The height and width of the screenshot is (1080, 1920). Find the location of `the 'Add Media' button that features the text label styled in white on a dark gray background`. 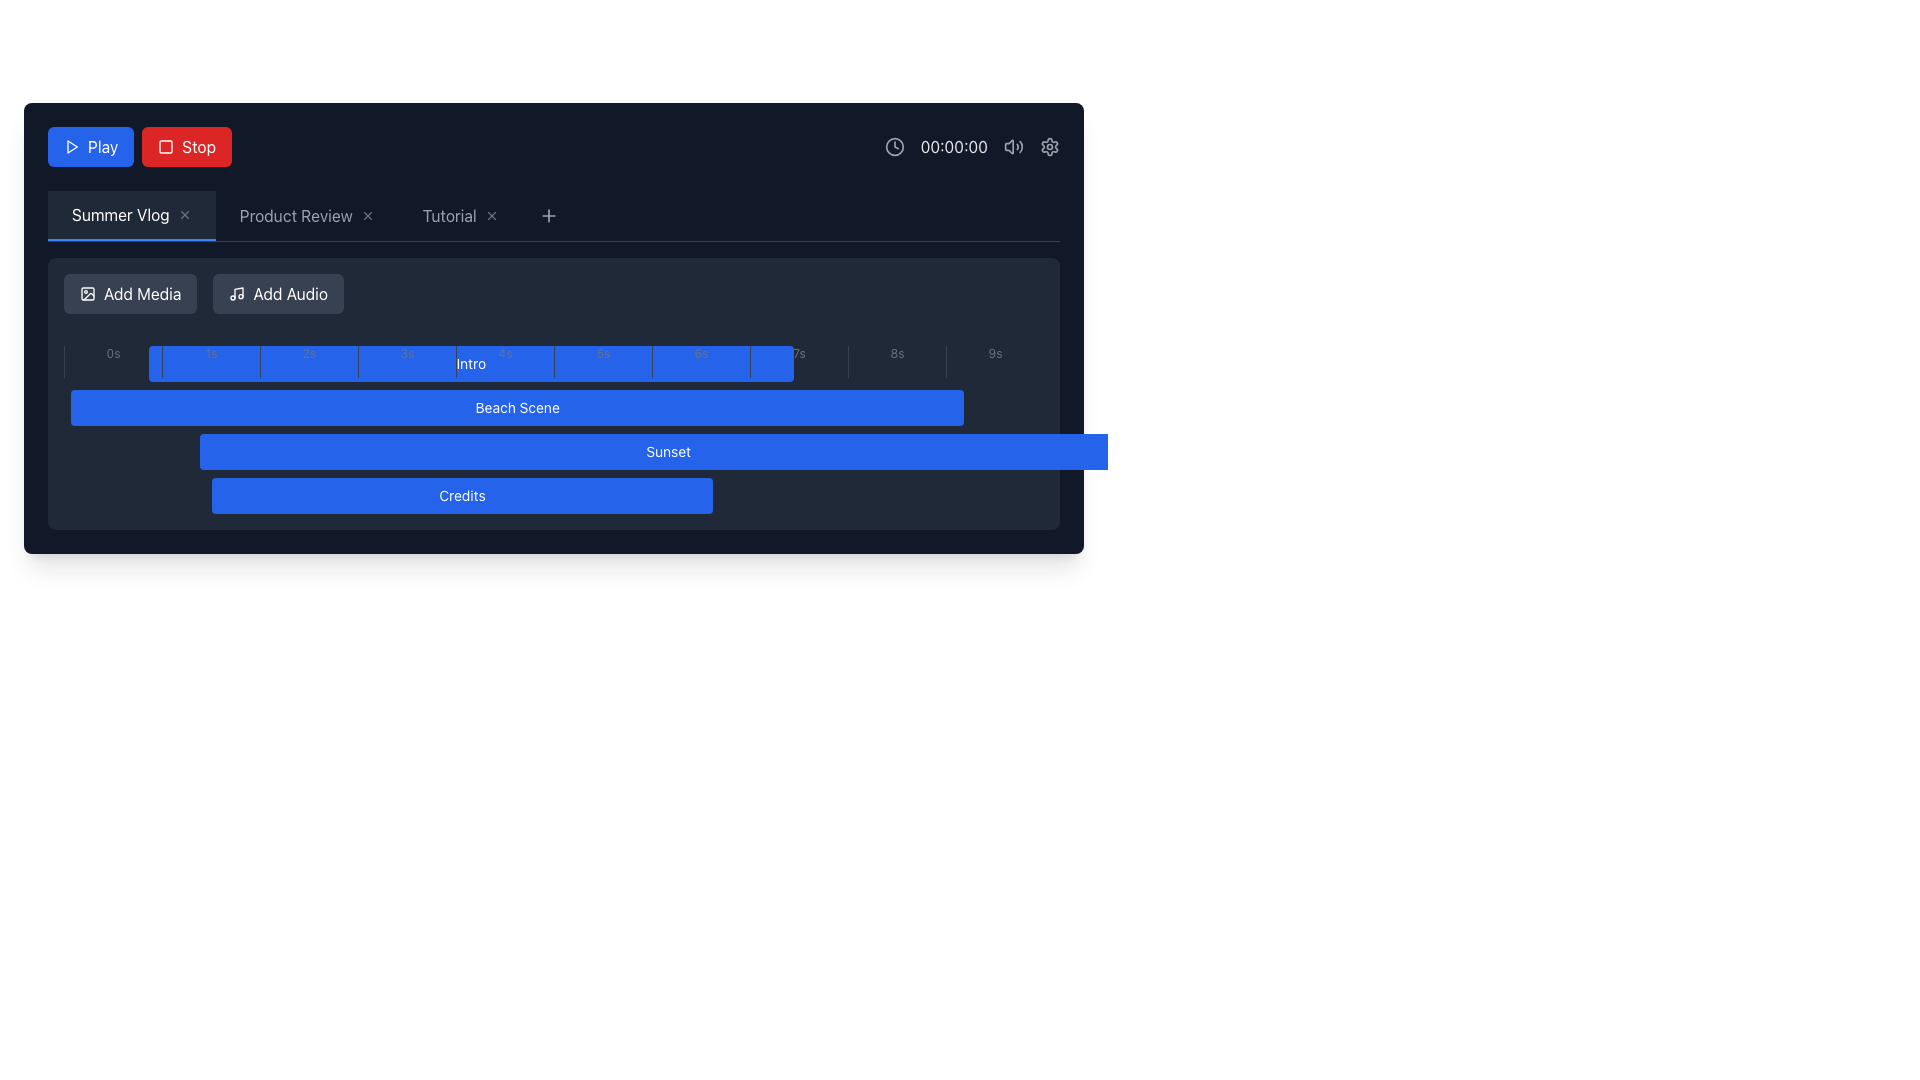

the 'Add Media' button that features the text label styled in white on a dark gray background is located at coordinates (141, 293).